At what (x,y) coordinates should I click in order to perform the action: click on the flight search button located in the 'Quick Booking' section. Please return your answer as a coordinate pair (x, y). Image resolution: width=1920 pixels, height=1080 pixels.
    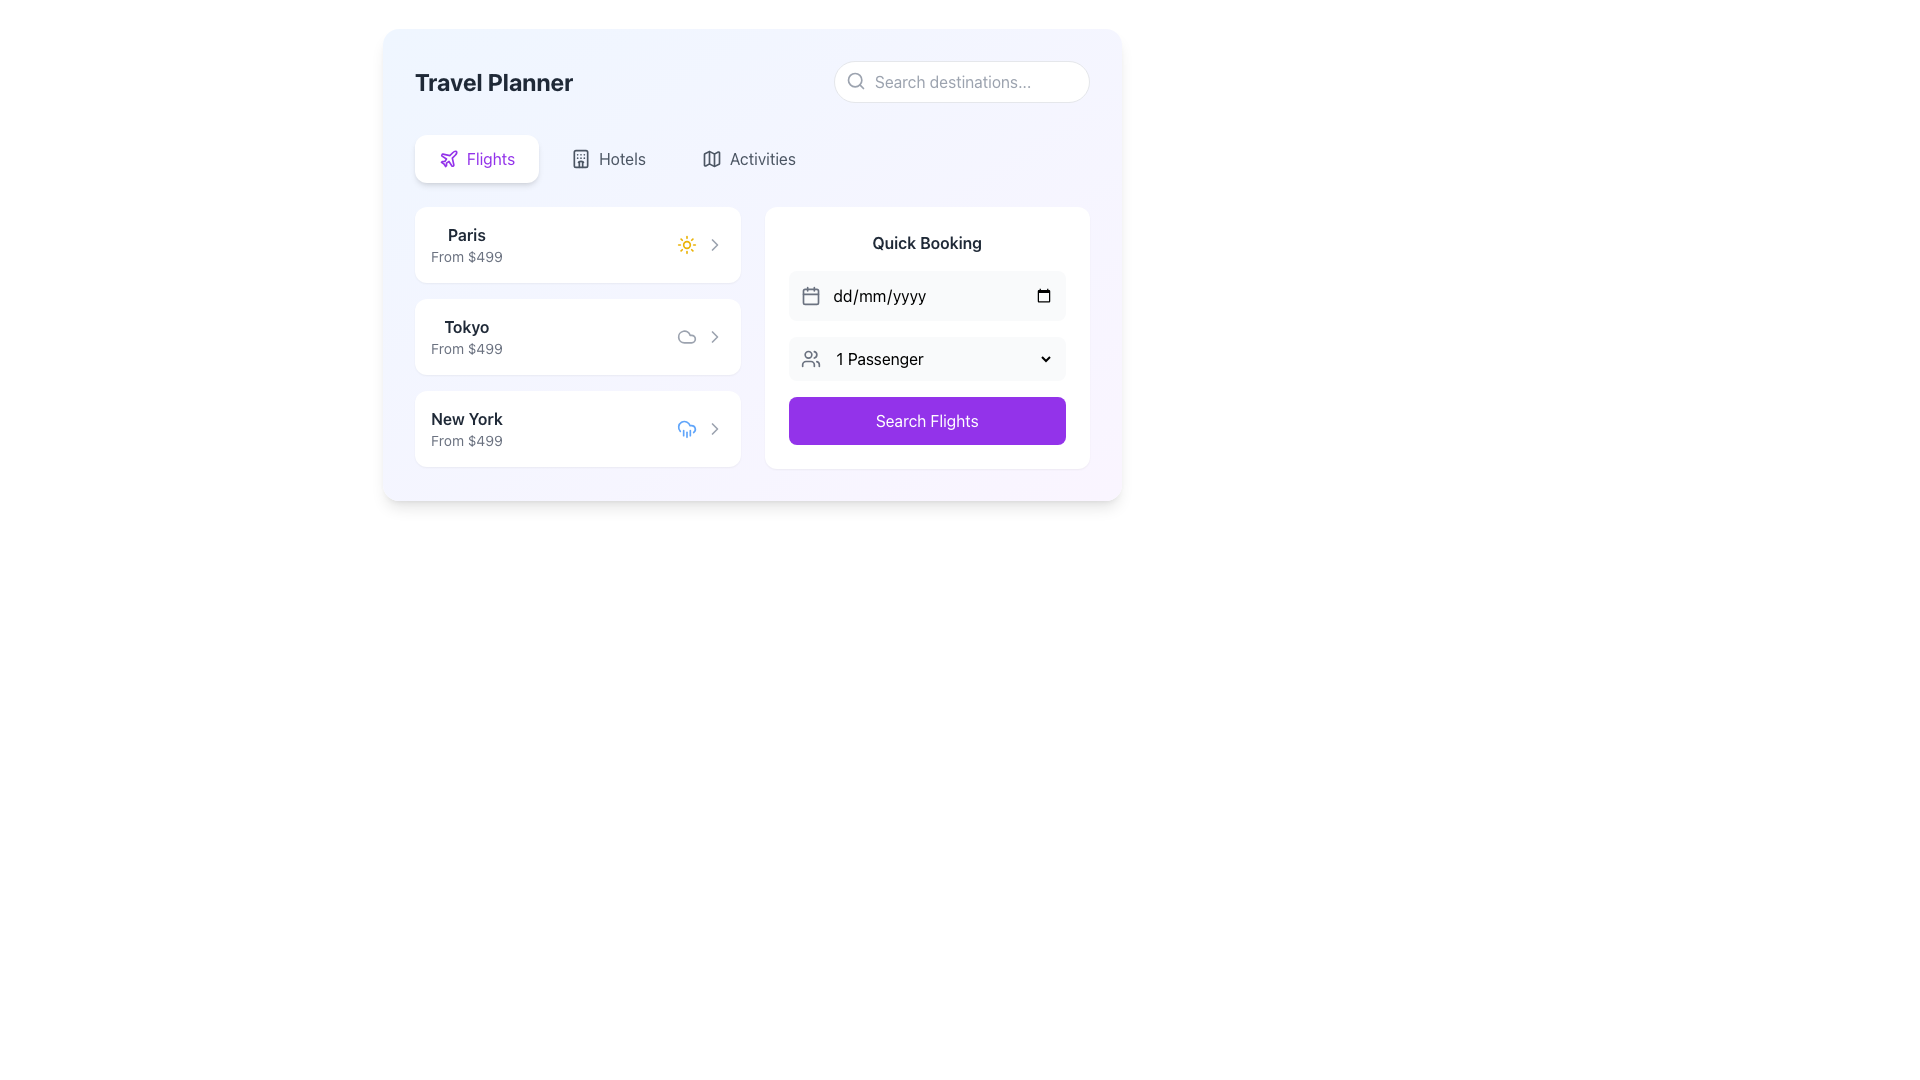
    Looking at the image, I should click on (926, 419).